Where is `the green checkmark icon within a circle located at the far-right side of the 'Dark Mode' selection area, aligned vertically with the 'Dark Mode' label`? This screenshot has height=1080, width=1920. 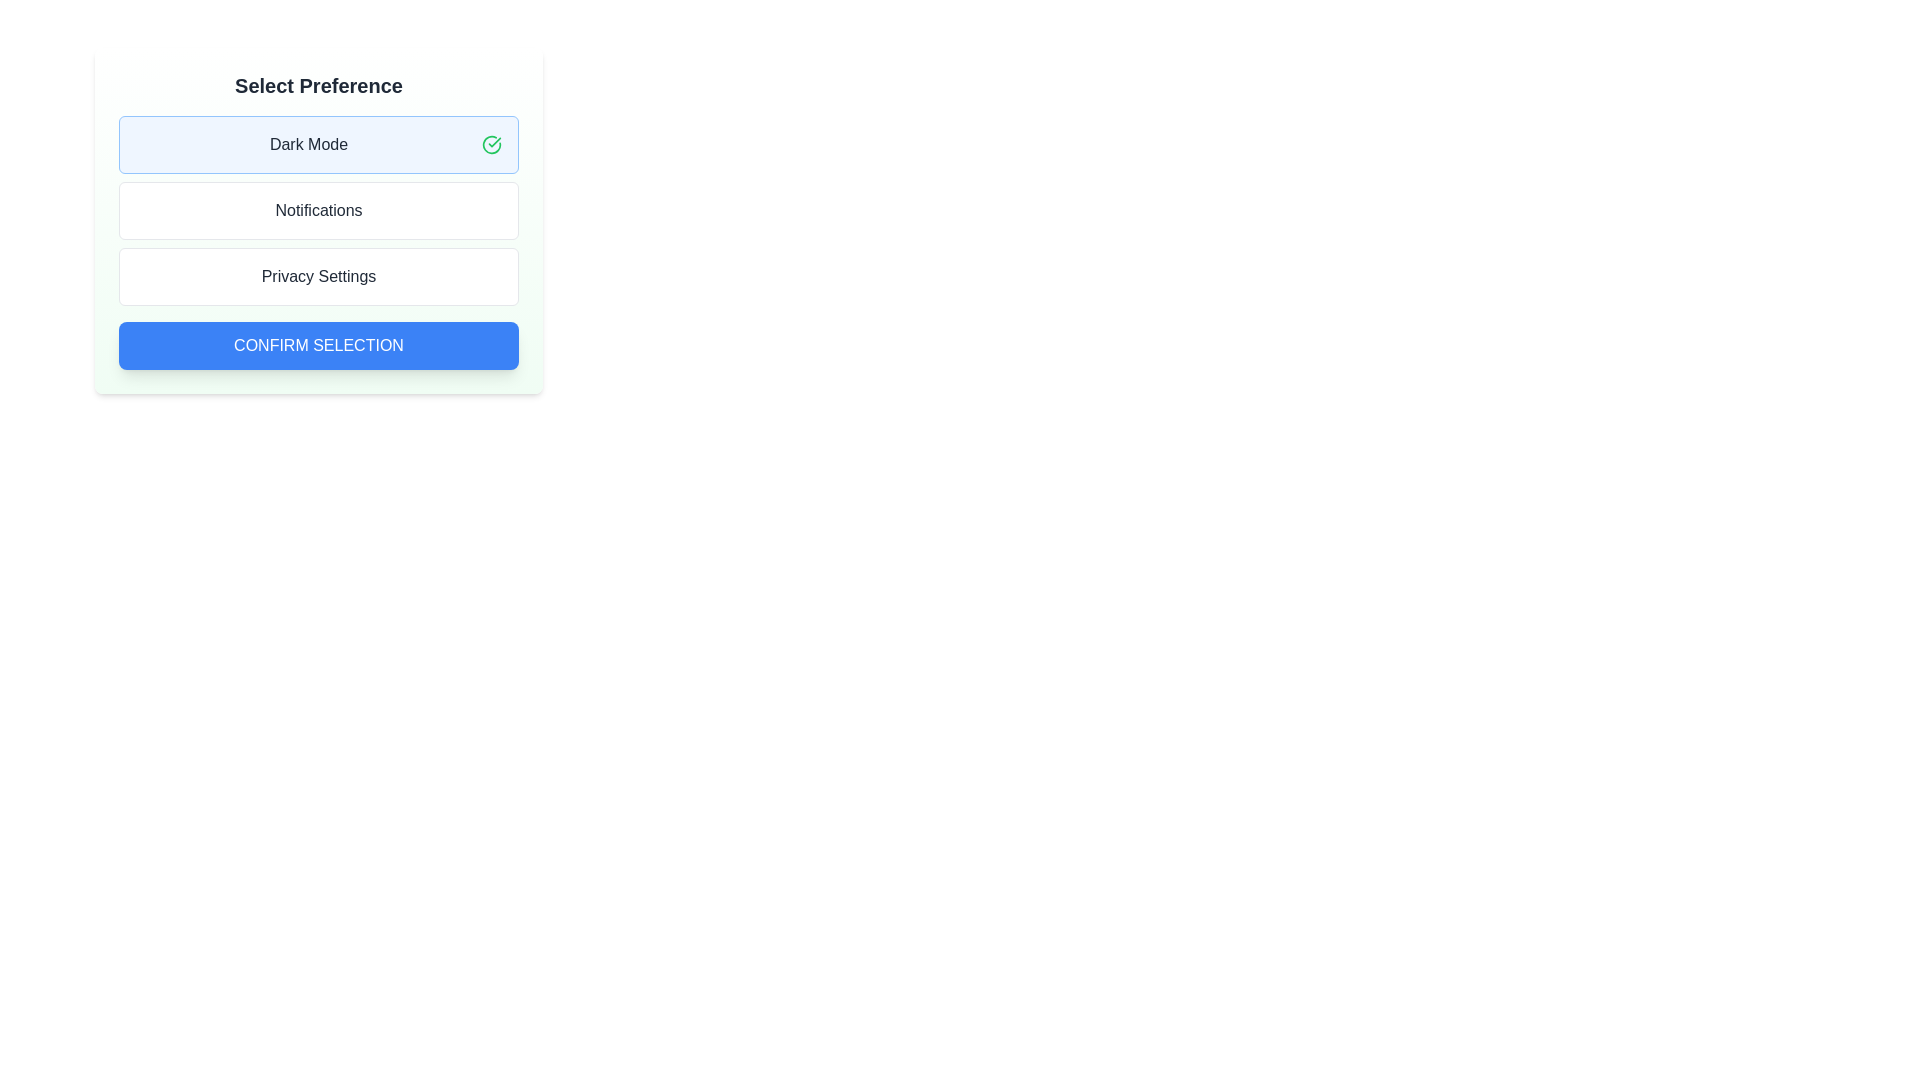
the green checkmark icon within a circle located at the far-right side of the 'Dark Mode' selection area, aligned vertically with the 'Dark Mode' label is located at coordinates (491, 144).